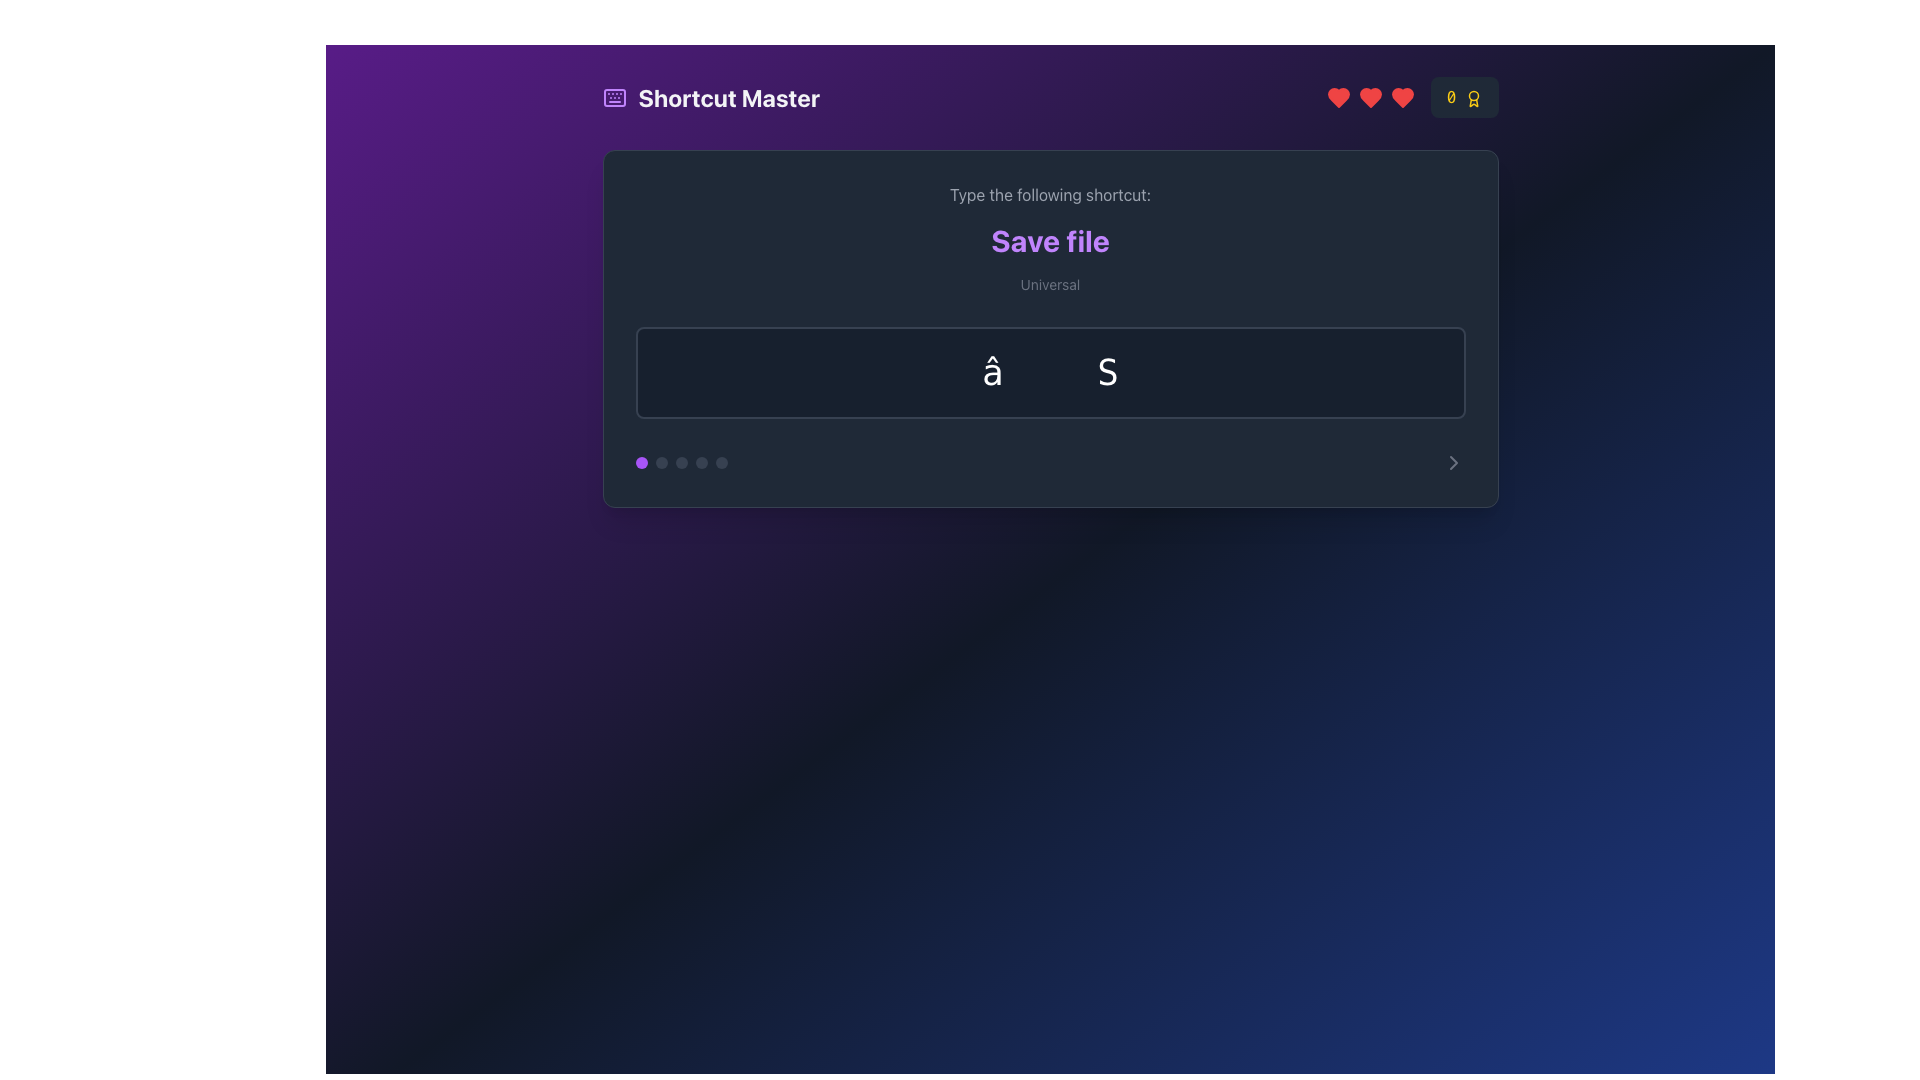 The width and height of the screenshot is (1920, 1080). Describe the element at coordinates (1049, 238) in the screenshot. I see `and read the textual instructions in the Text Display Area labeled 'Universal' about the shortcut 'Save file'` at that location.